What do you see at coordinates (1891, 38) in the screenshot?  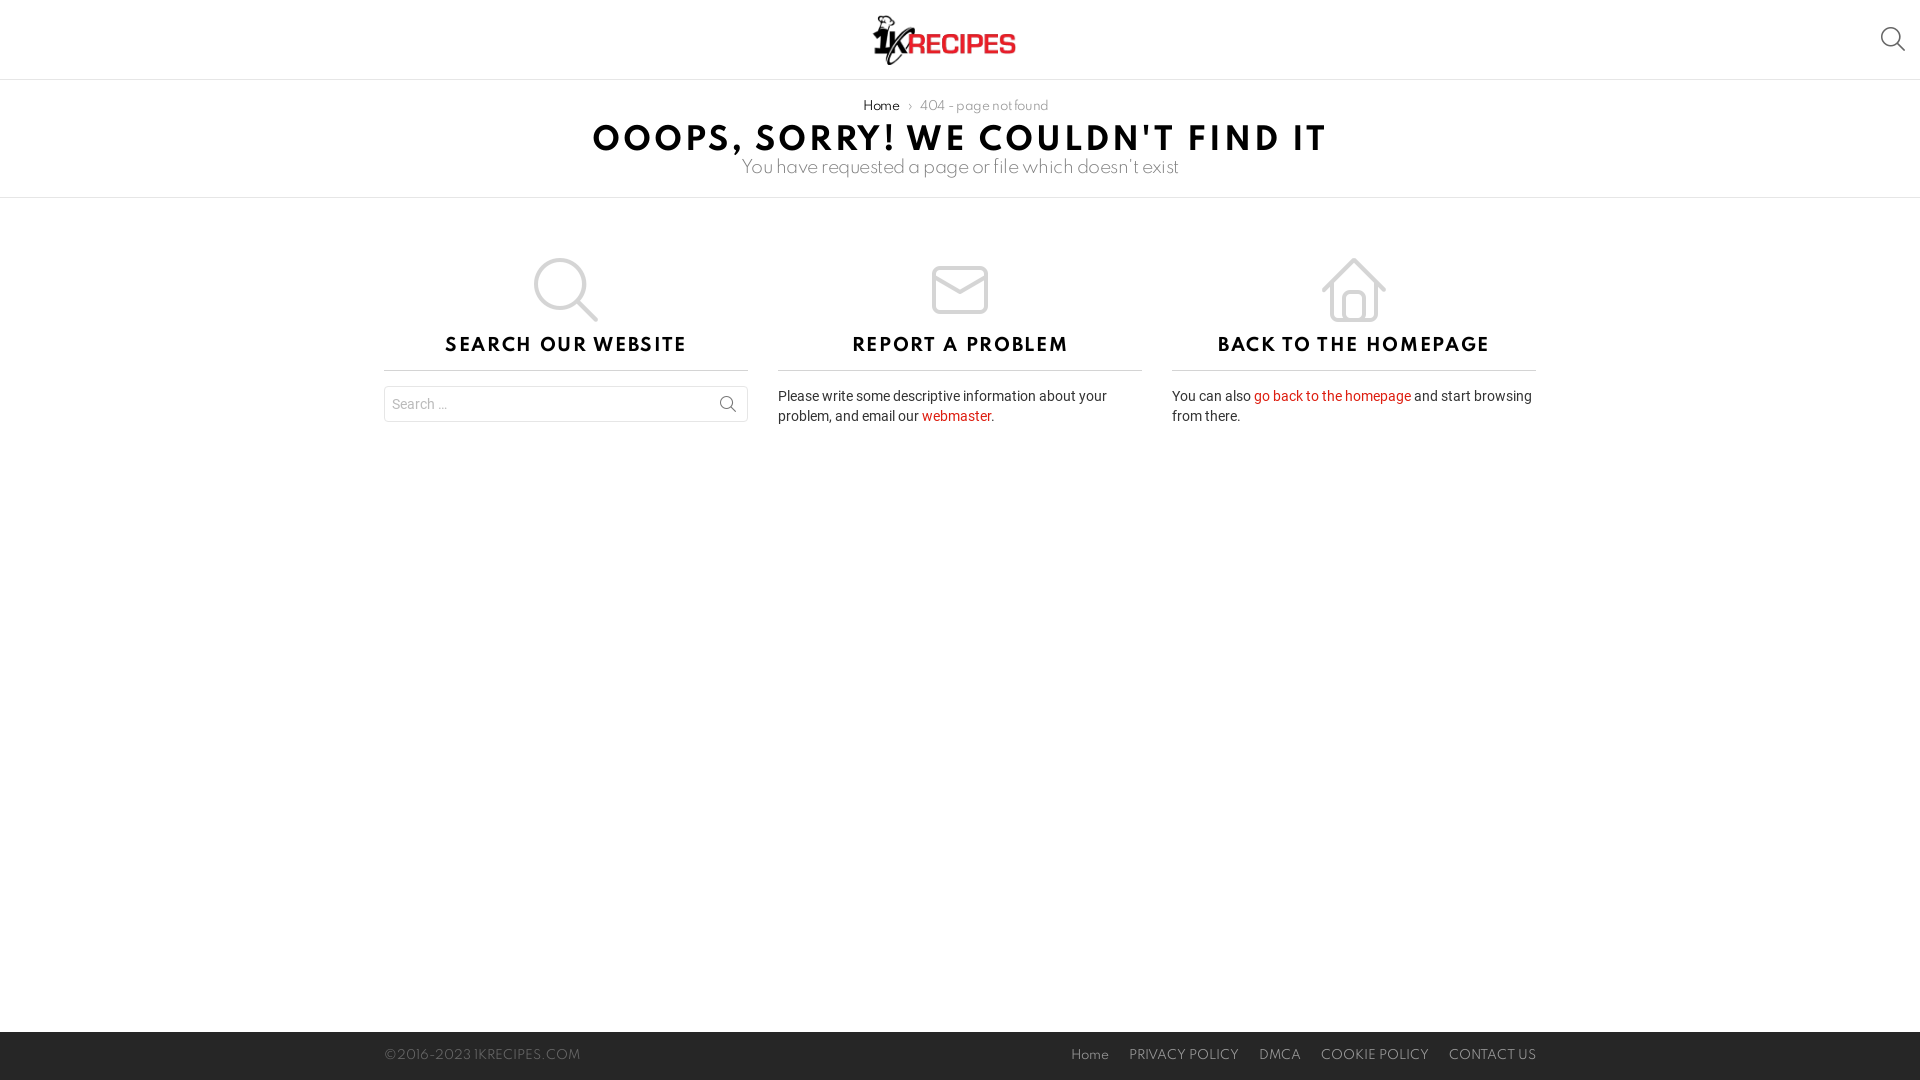 I see `'SEARCH'` at bounding box center [1891, 38].